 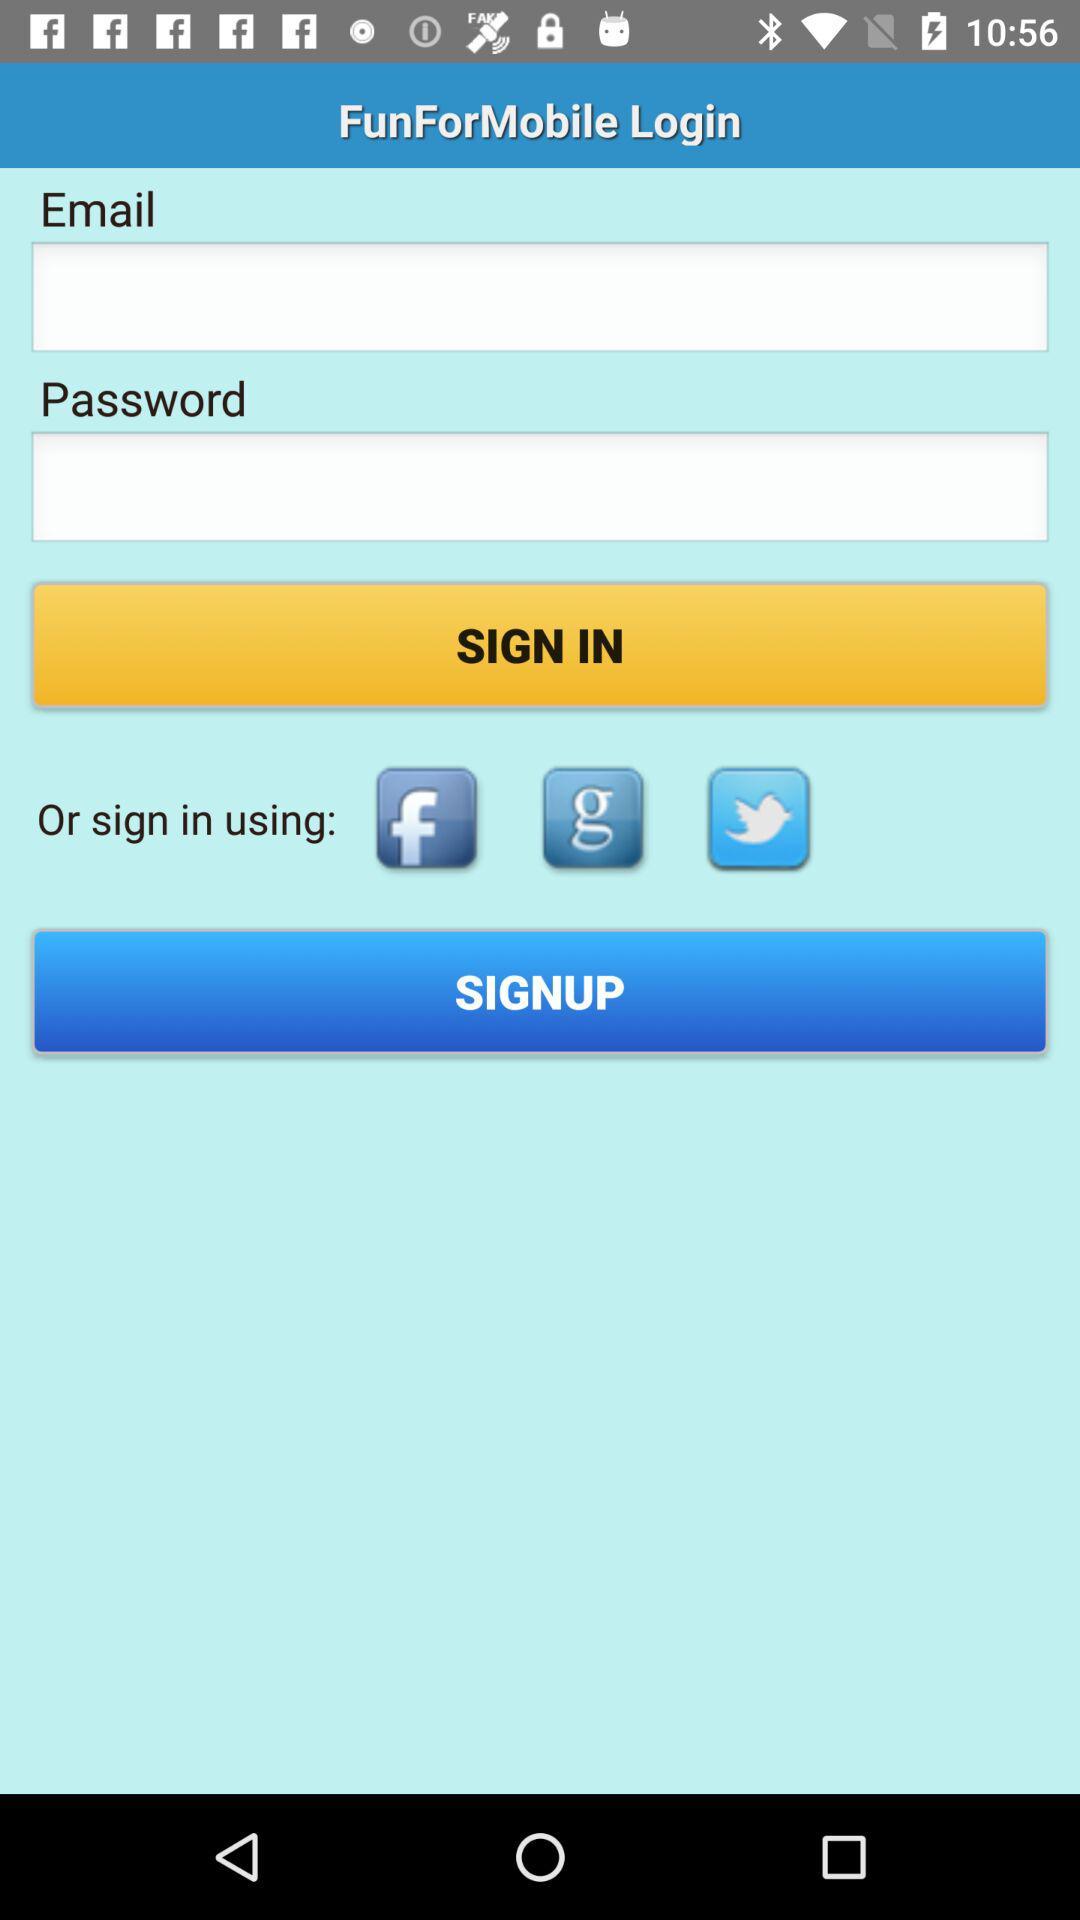 I want to click on app to the right of or sign in item, so click(x=425, y=818).